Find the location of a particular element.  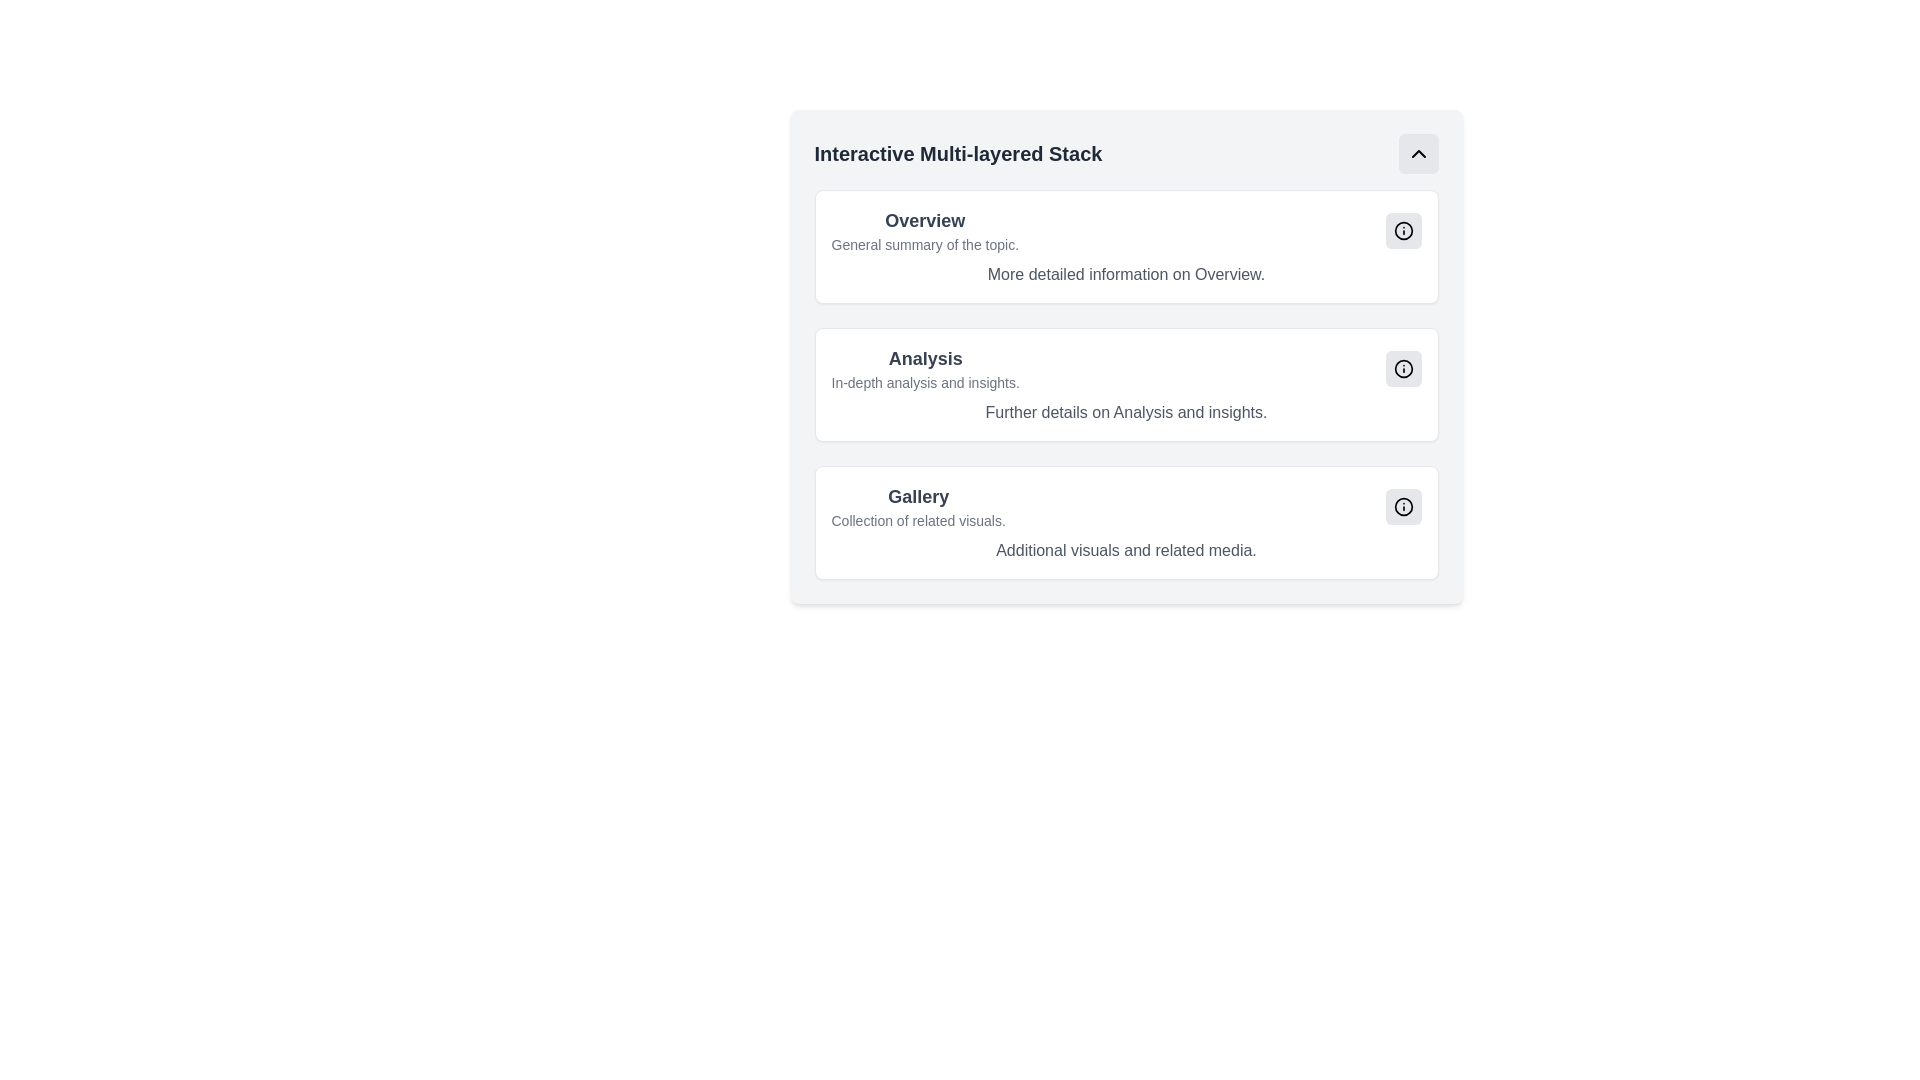

text label displaying 'Collection of related visuals.' located below the 'Gallery' heading in the 'Interactive Multi-layered Stack' interface is located at coordinates (917, 519).